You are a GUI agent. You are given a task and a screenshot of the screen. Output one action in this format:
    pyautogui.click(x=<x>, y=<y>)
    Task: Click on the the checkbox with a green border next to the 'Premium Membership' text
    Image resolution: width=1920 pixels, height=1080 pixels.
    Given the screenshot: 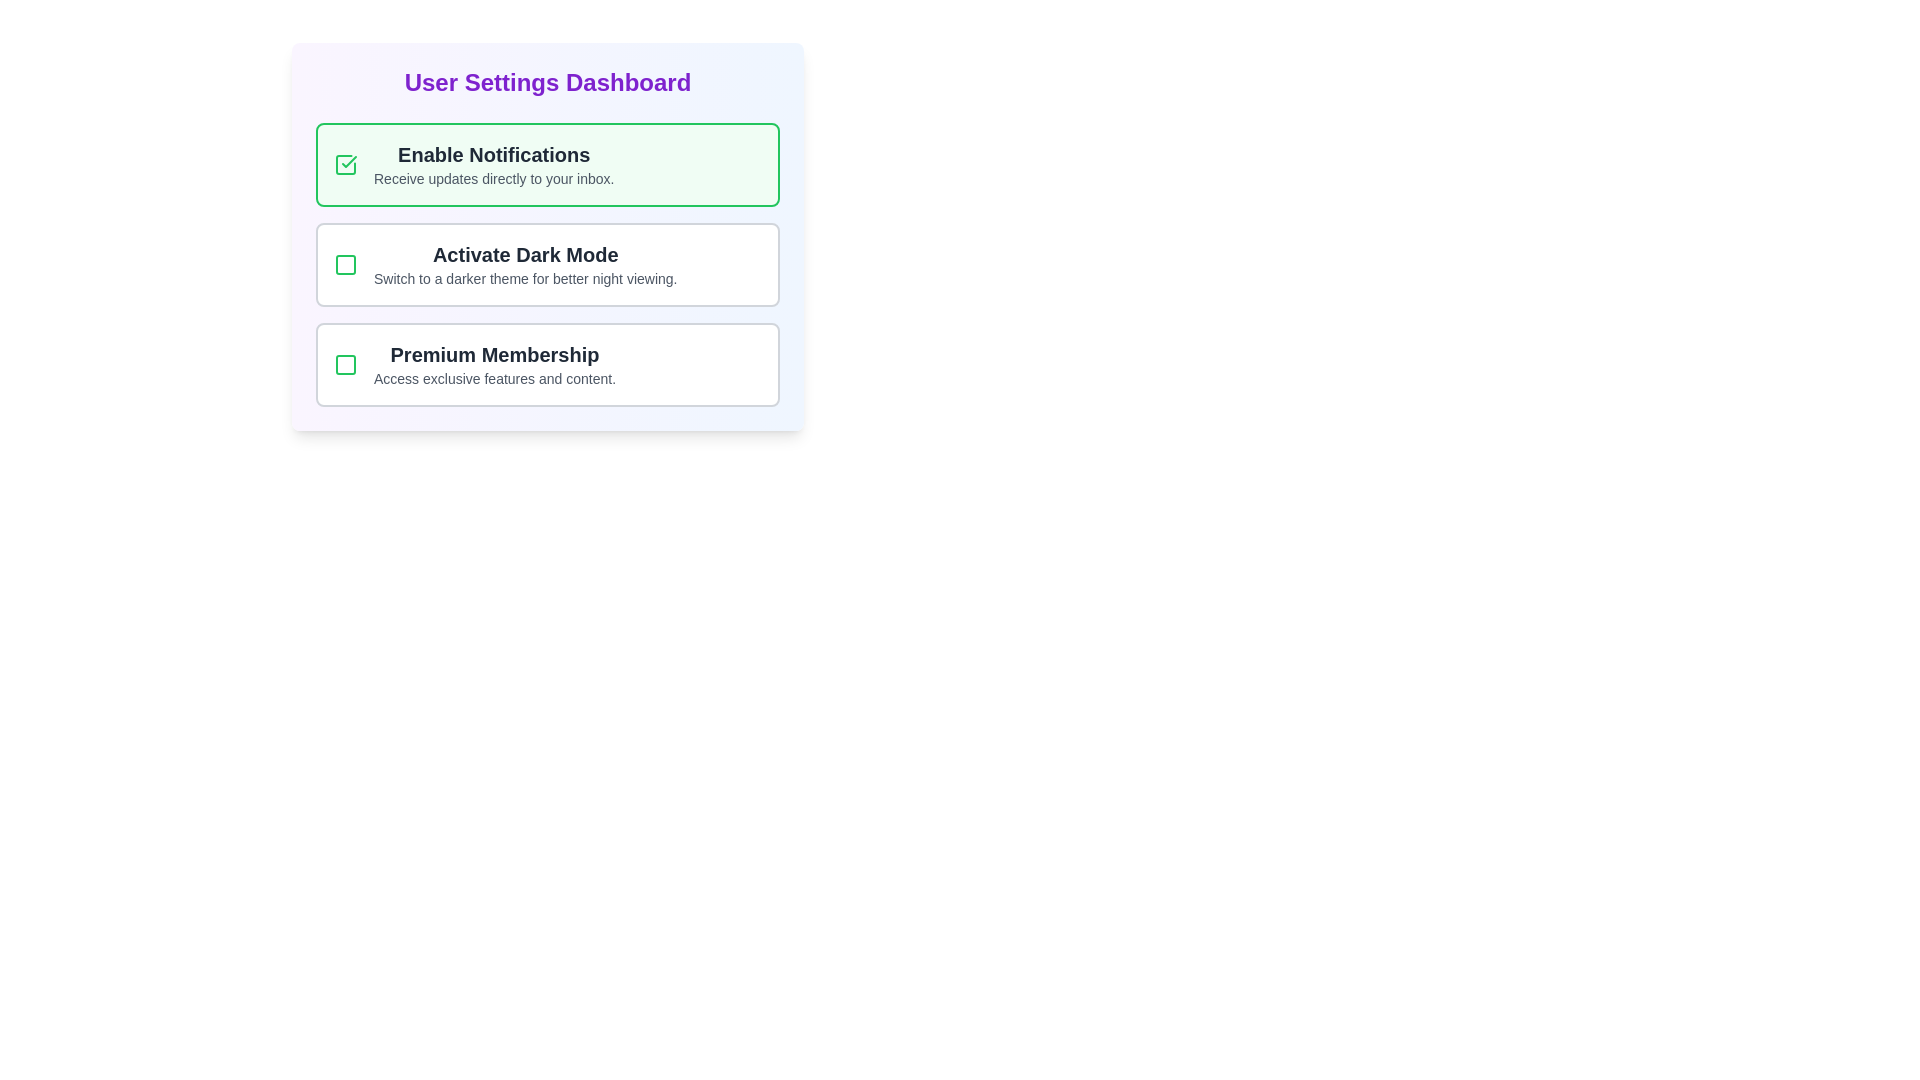 What is the action you would take?
    pyautogui.click(x=345, y=365)
    